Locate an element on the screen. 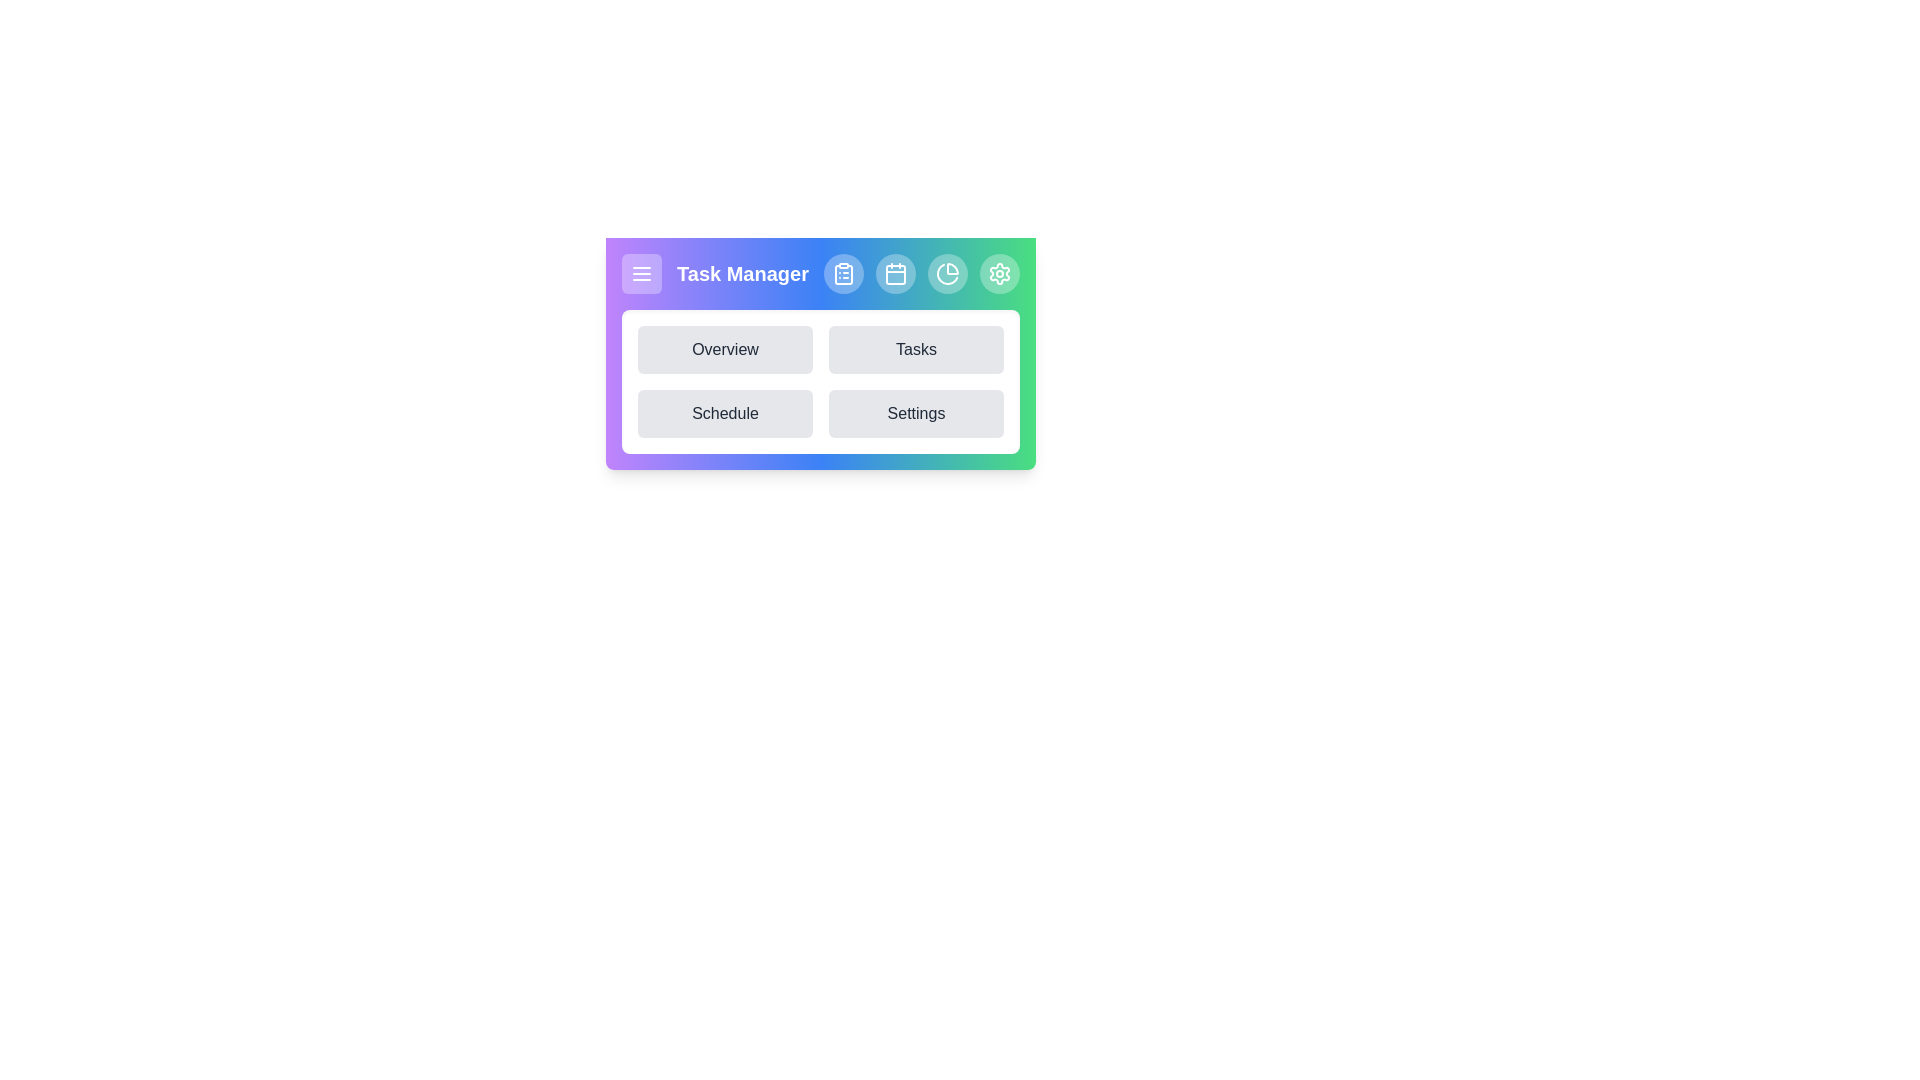 The image size is (1920, 1080). the Settings navigation button is located at coordinates (915, 412).